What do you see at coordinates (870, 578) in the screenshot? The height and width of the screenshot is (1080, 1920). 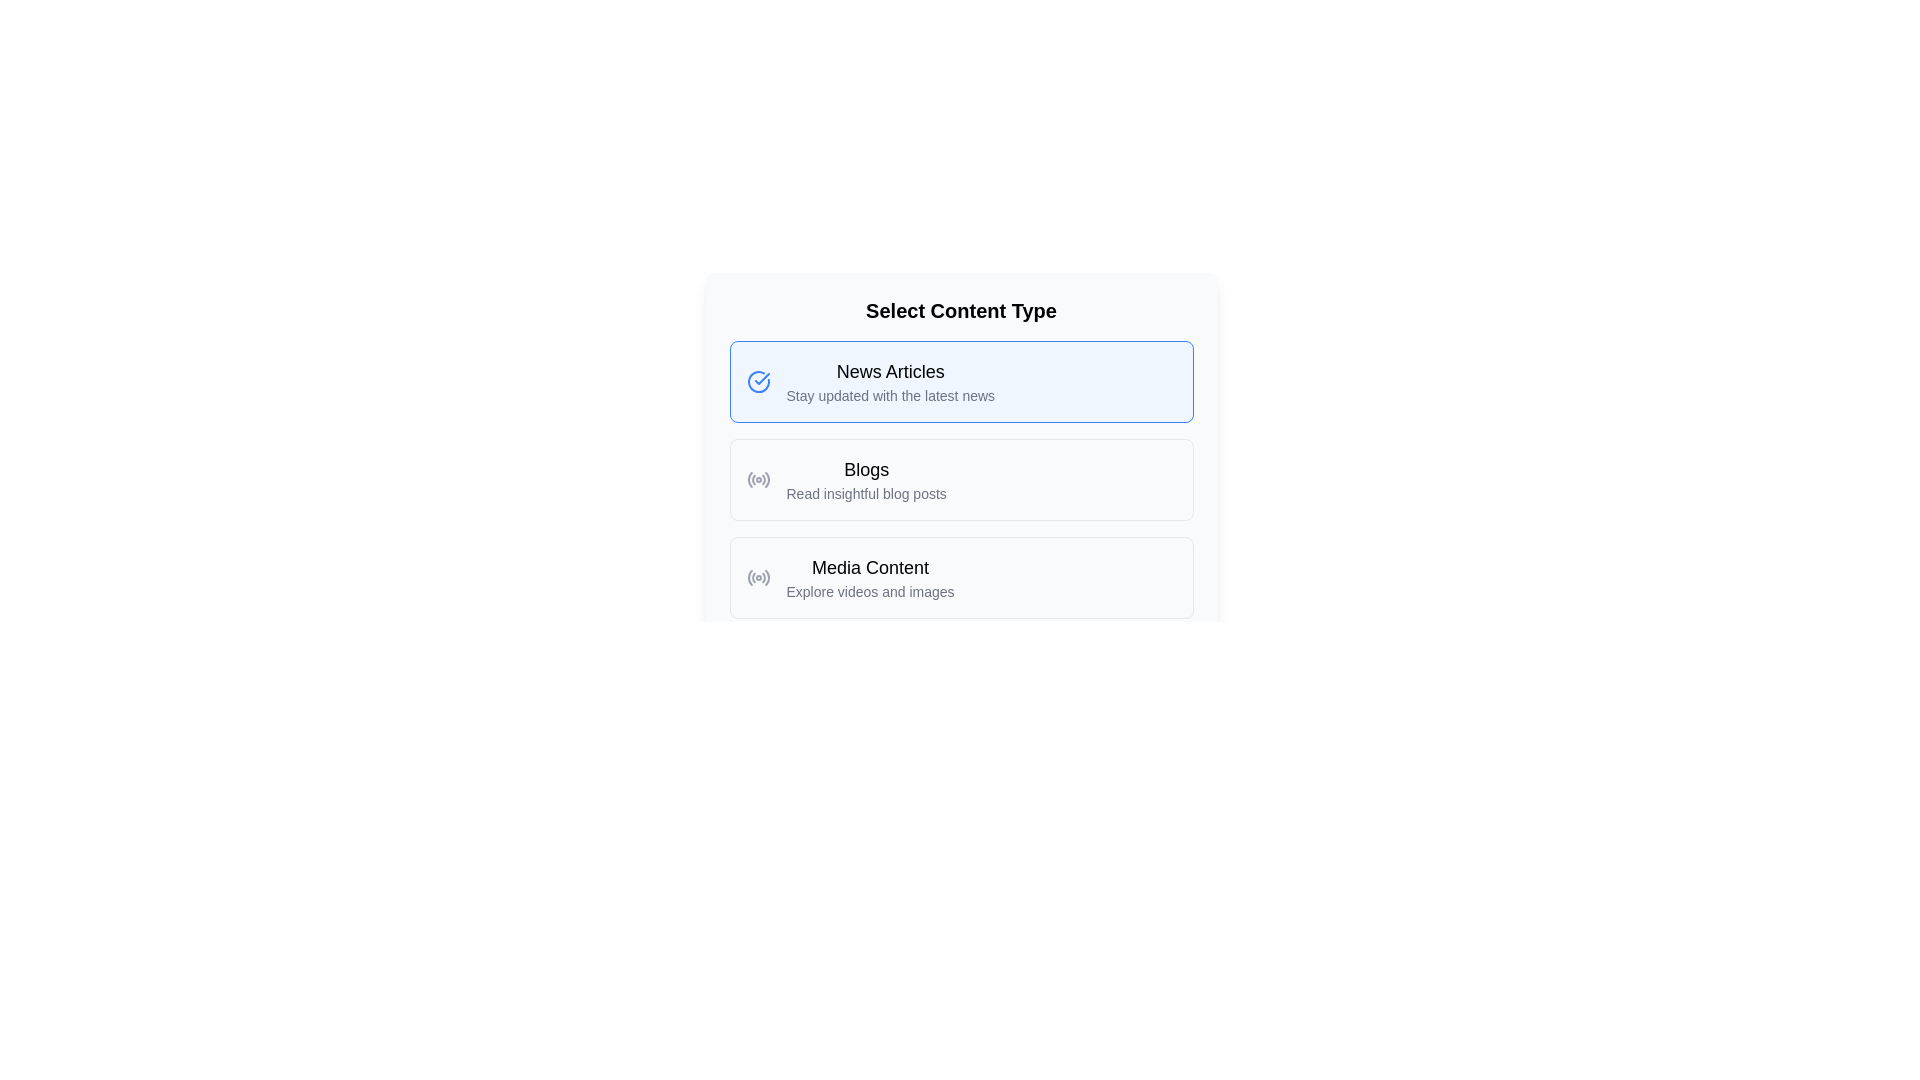 I see `the 'Media Content' label, which includes the heading 'Media Content' and subtext 'Explore videos and images'` at bounding box center [870, 578].